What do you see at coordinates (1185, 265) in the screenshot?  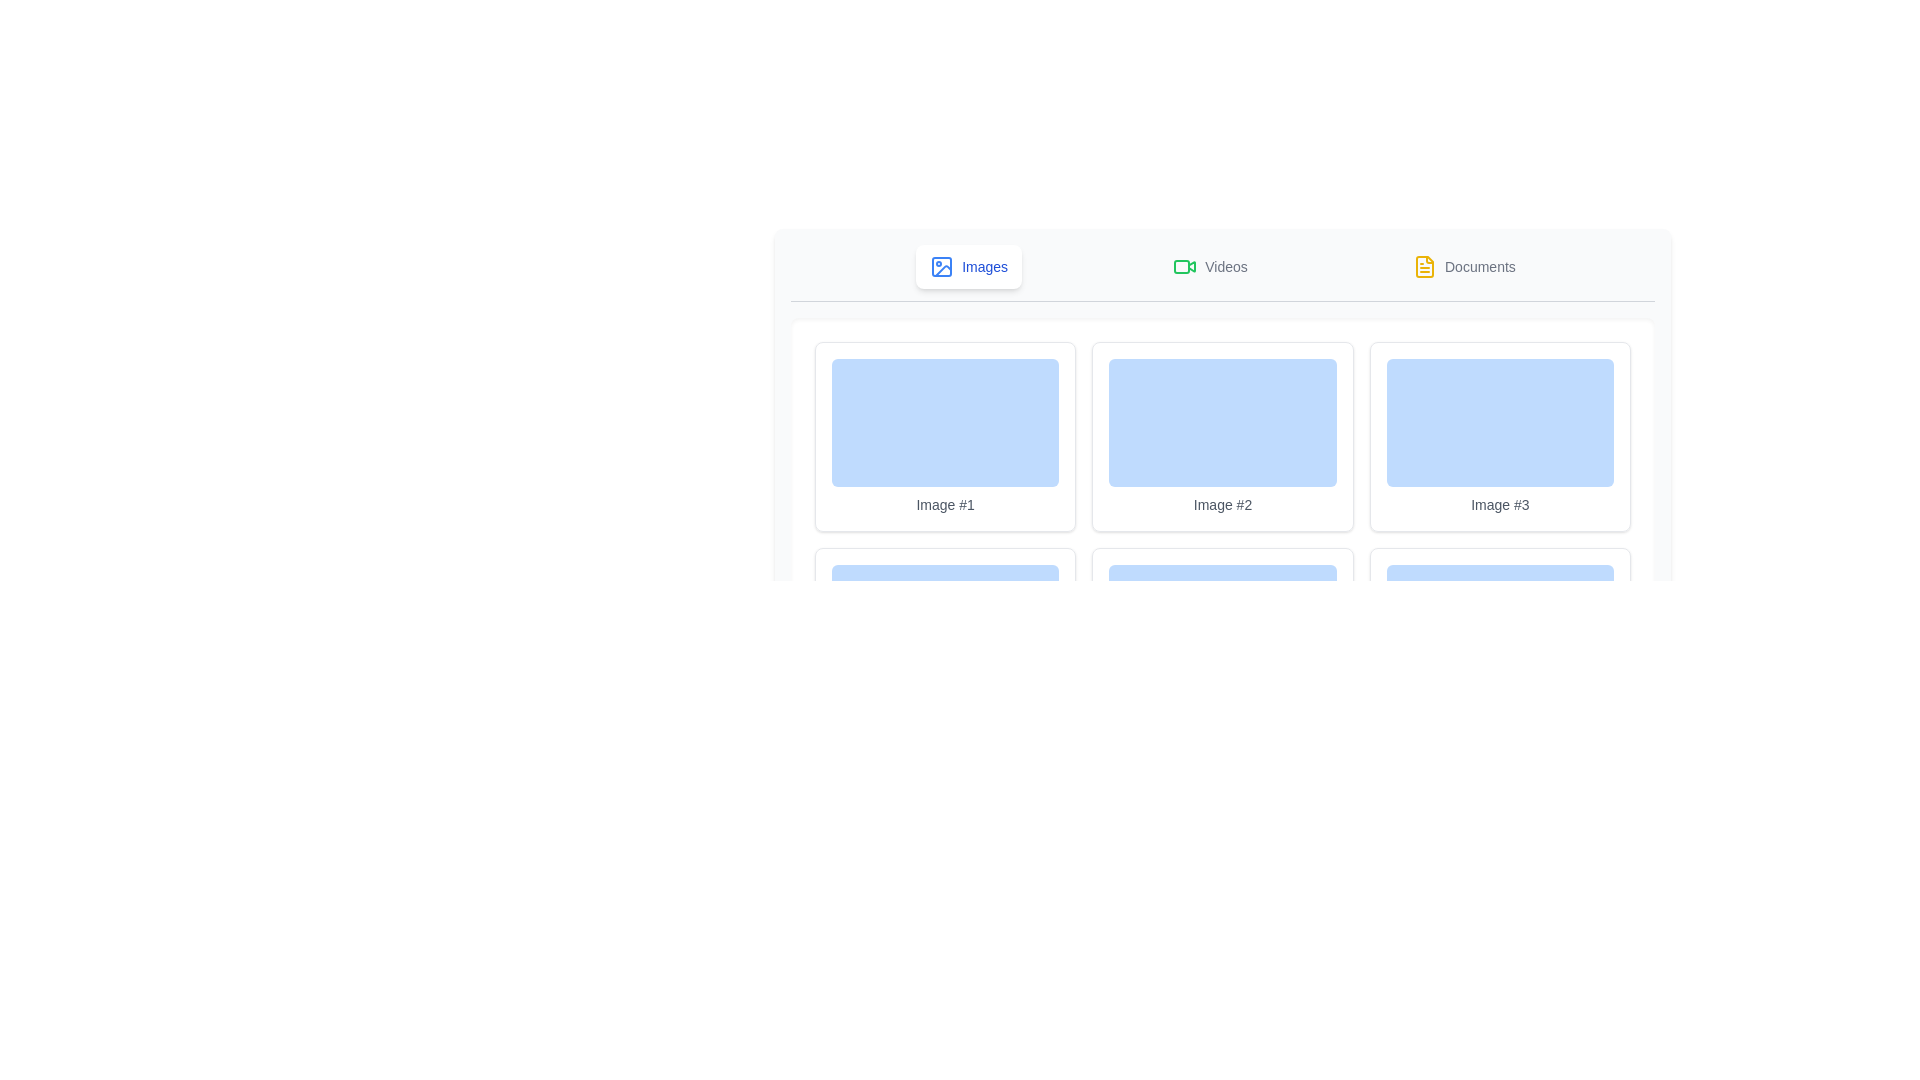 I see `the video camera icon located in the header navigation menu` at bounding box center [1185, 265].